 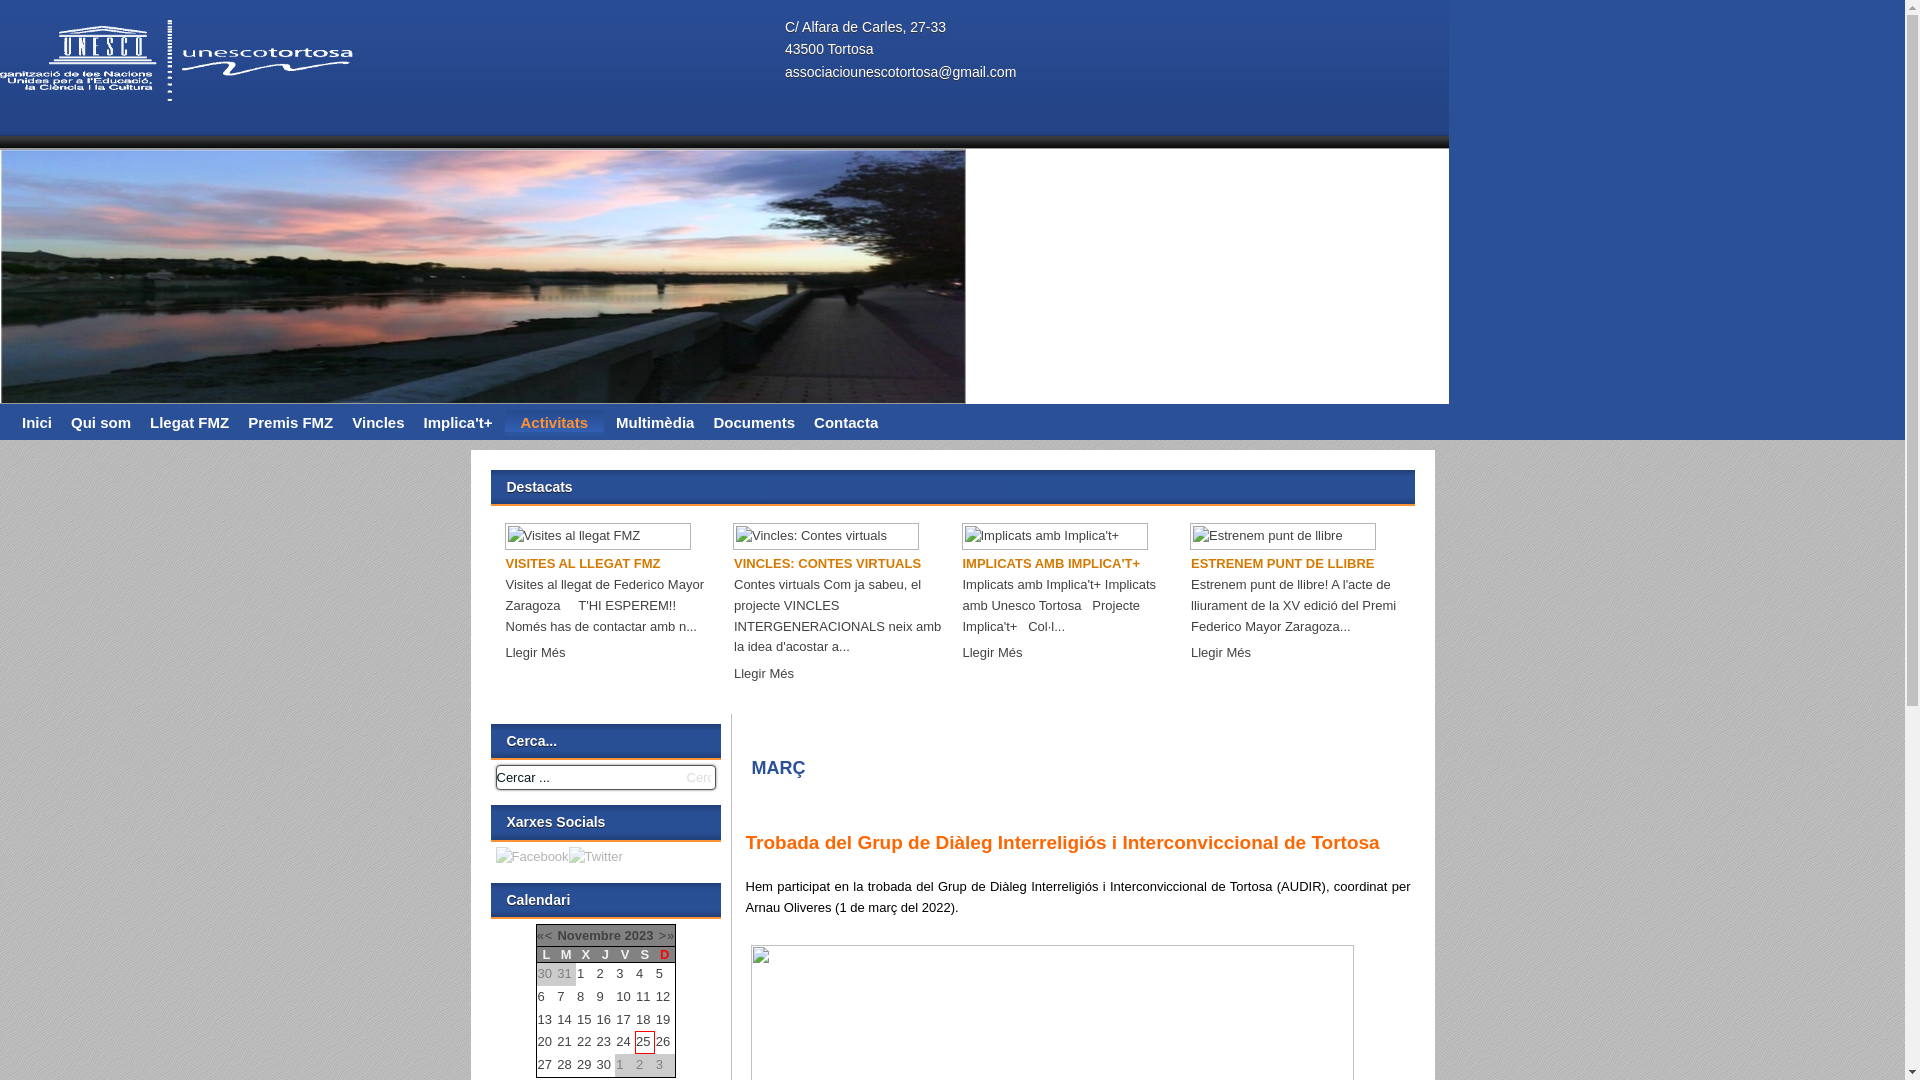 What do you see at coordinates (583, 1040) in the screenshot?
I see `'22'` at bounding box center [583, 1040].